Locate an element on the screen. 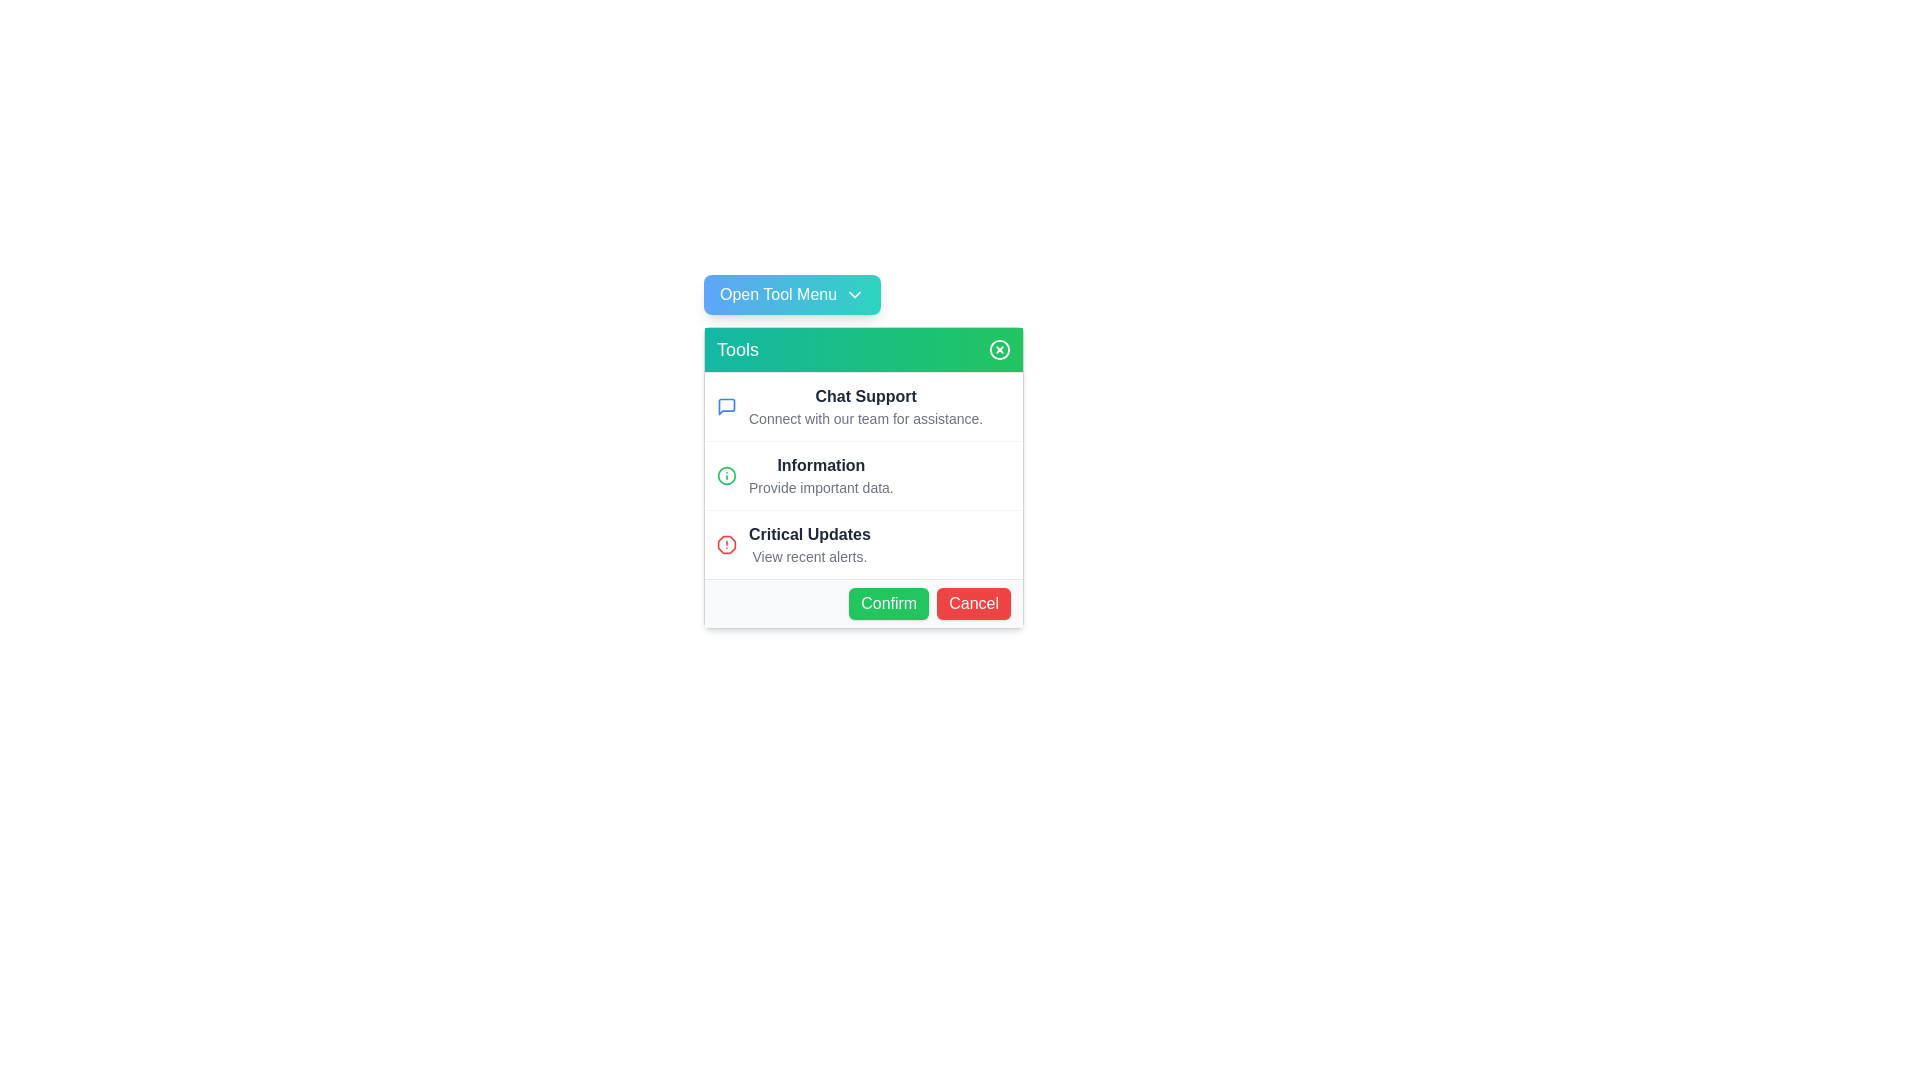 The image size is (1920, 1080). the close button located at the top-right corner of the 'Tools' header section is located at coordinates (999, 349).